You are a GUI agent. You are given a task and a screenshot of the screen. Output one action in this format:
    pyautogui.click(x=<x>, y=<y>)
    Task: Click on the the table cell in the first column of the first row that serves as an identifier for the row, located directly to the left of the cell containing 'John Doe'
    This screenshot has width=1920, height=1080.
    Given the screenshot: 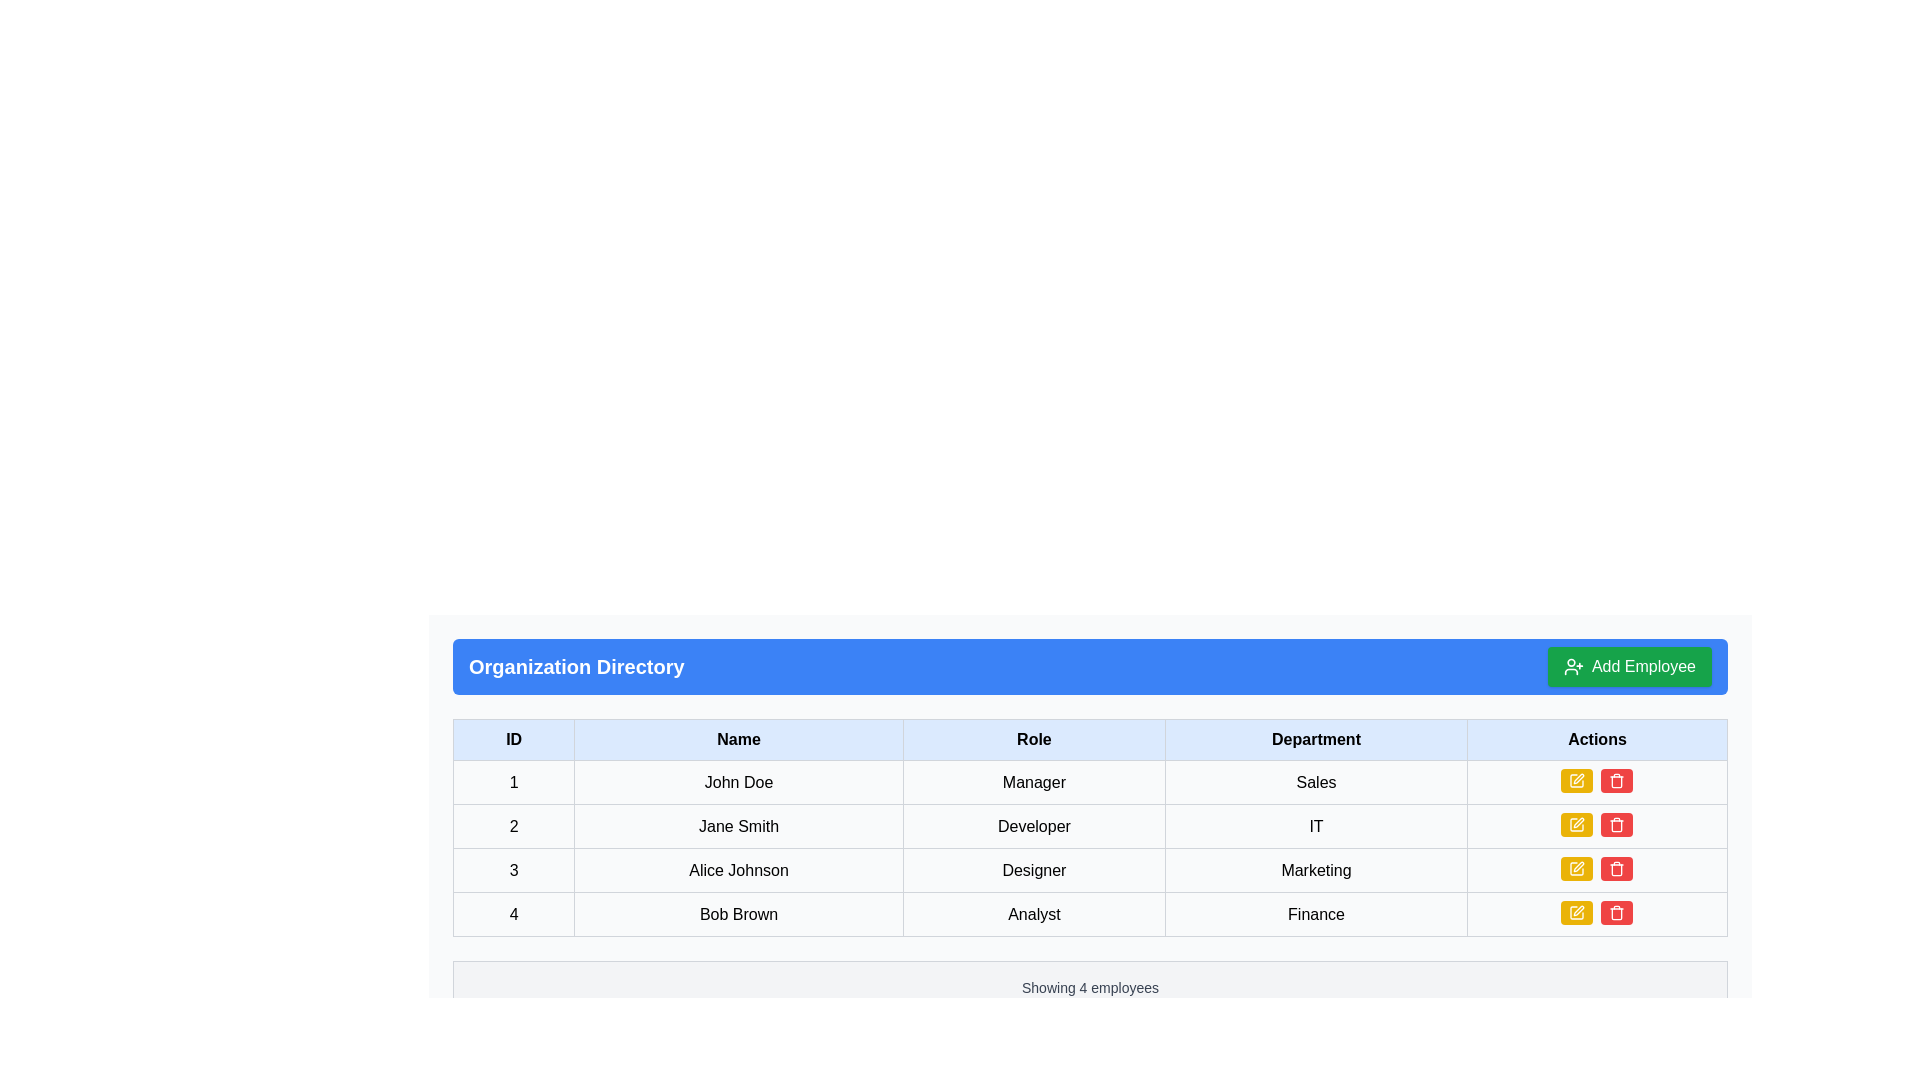 What is the action you would take?
    pyautogui.click(x=514, y=781)
    